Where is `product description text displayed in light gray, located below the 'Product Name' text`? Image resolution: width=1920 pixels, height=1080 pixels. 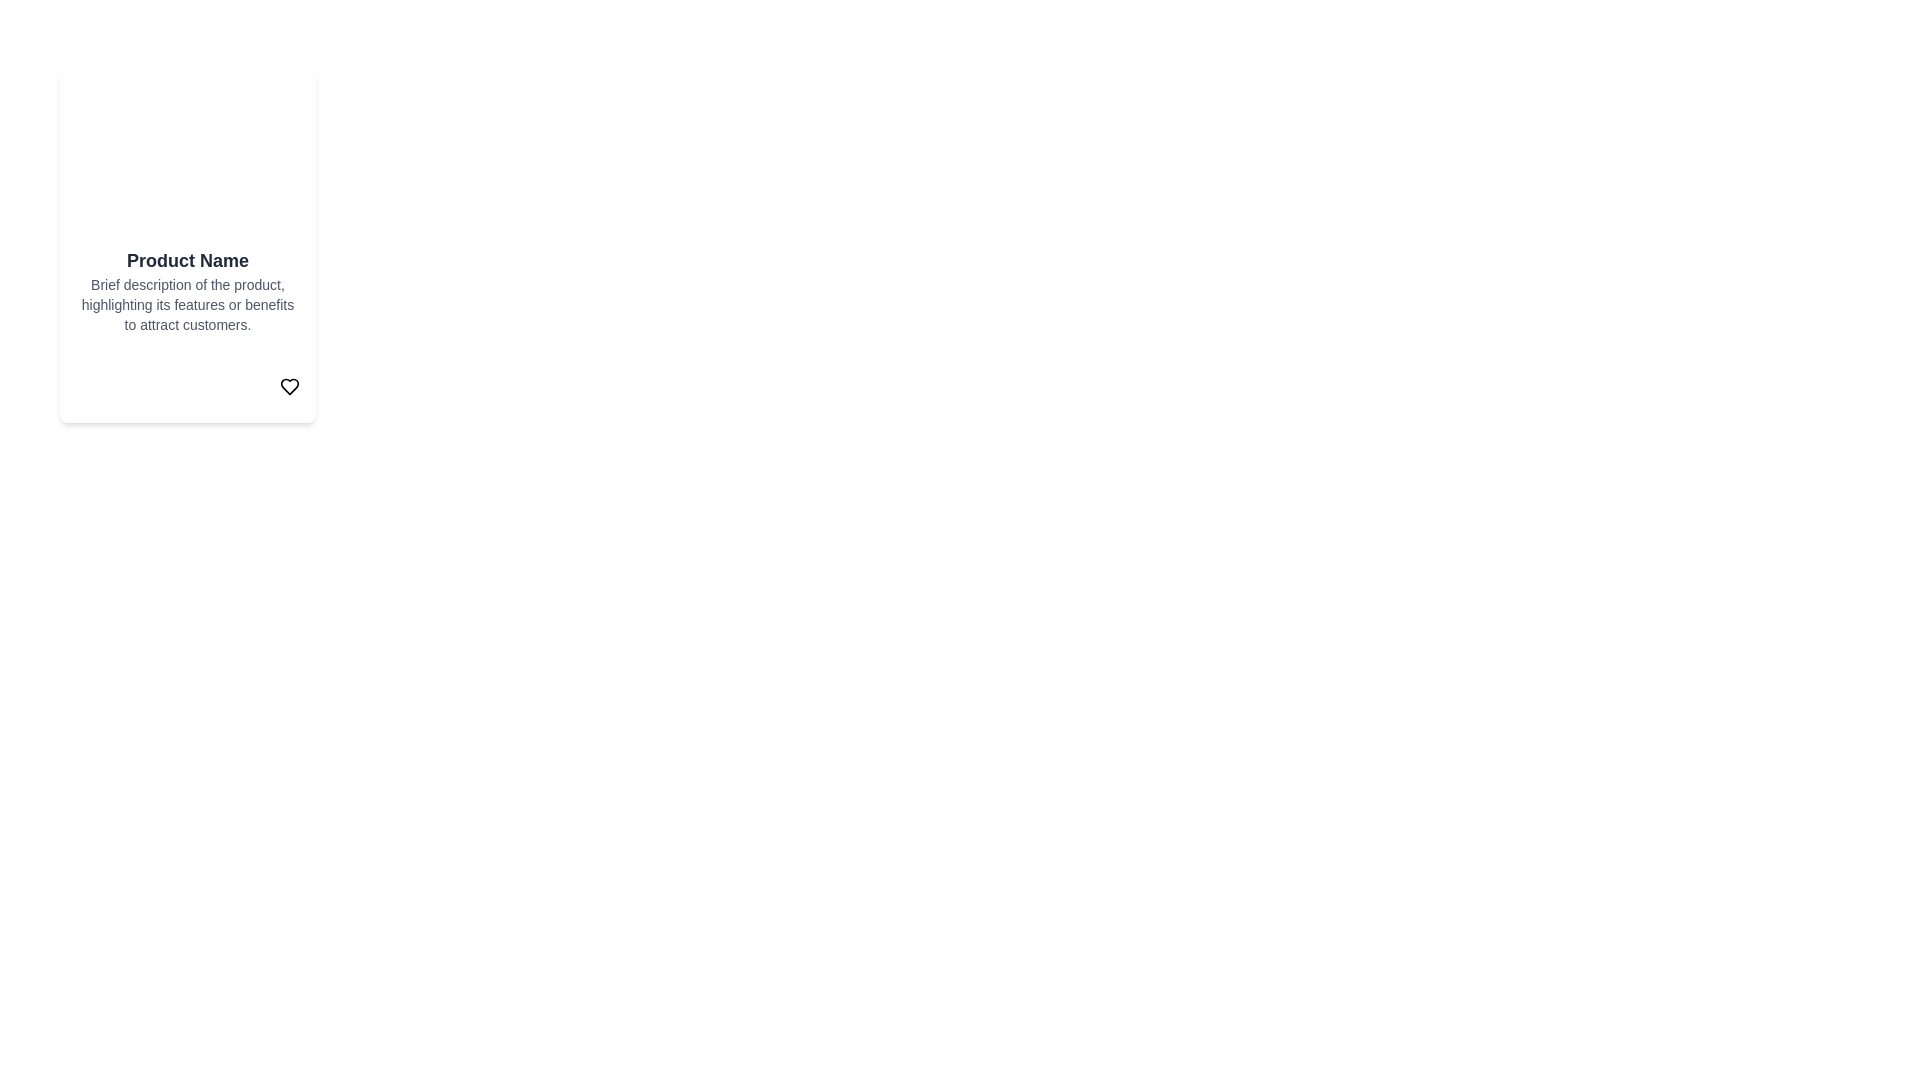 product description text displayed in light gray, located below the 'Product Name' text is located at coordinates (187, 304).